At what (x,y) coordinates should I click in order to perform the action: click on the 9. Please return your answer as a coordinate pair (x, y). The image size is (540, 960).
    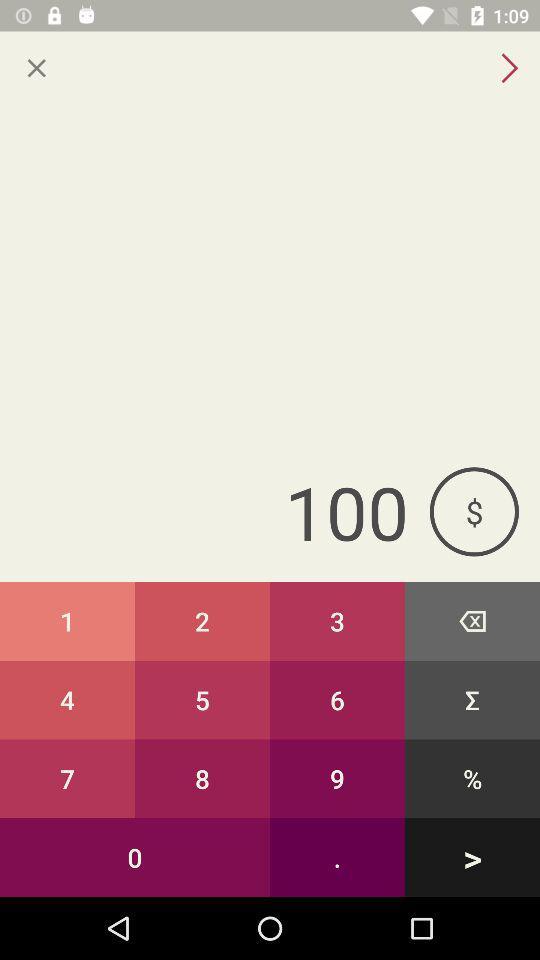
    Looking at the image, I should click on (337, 777).